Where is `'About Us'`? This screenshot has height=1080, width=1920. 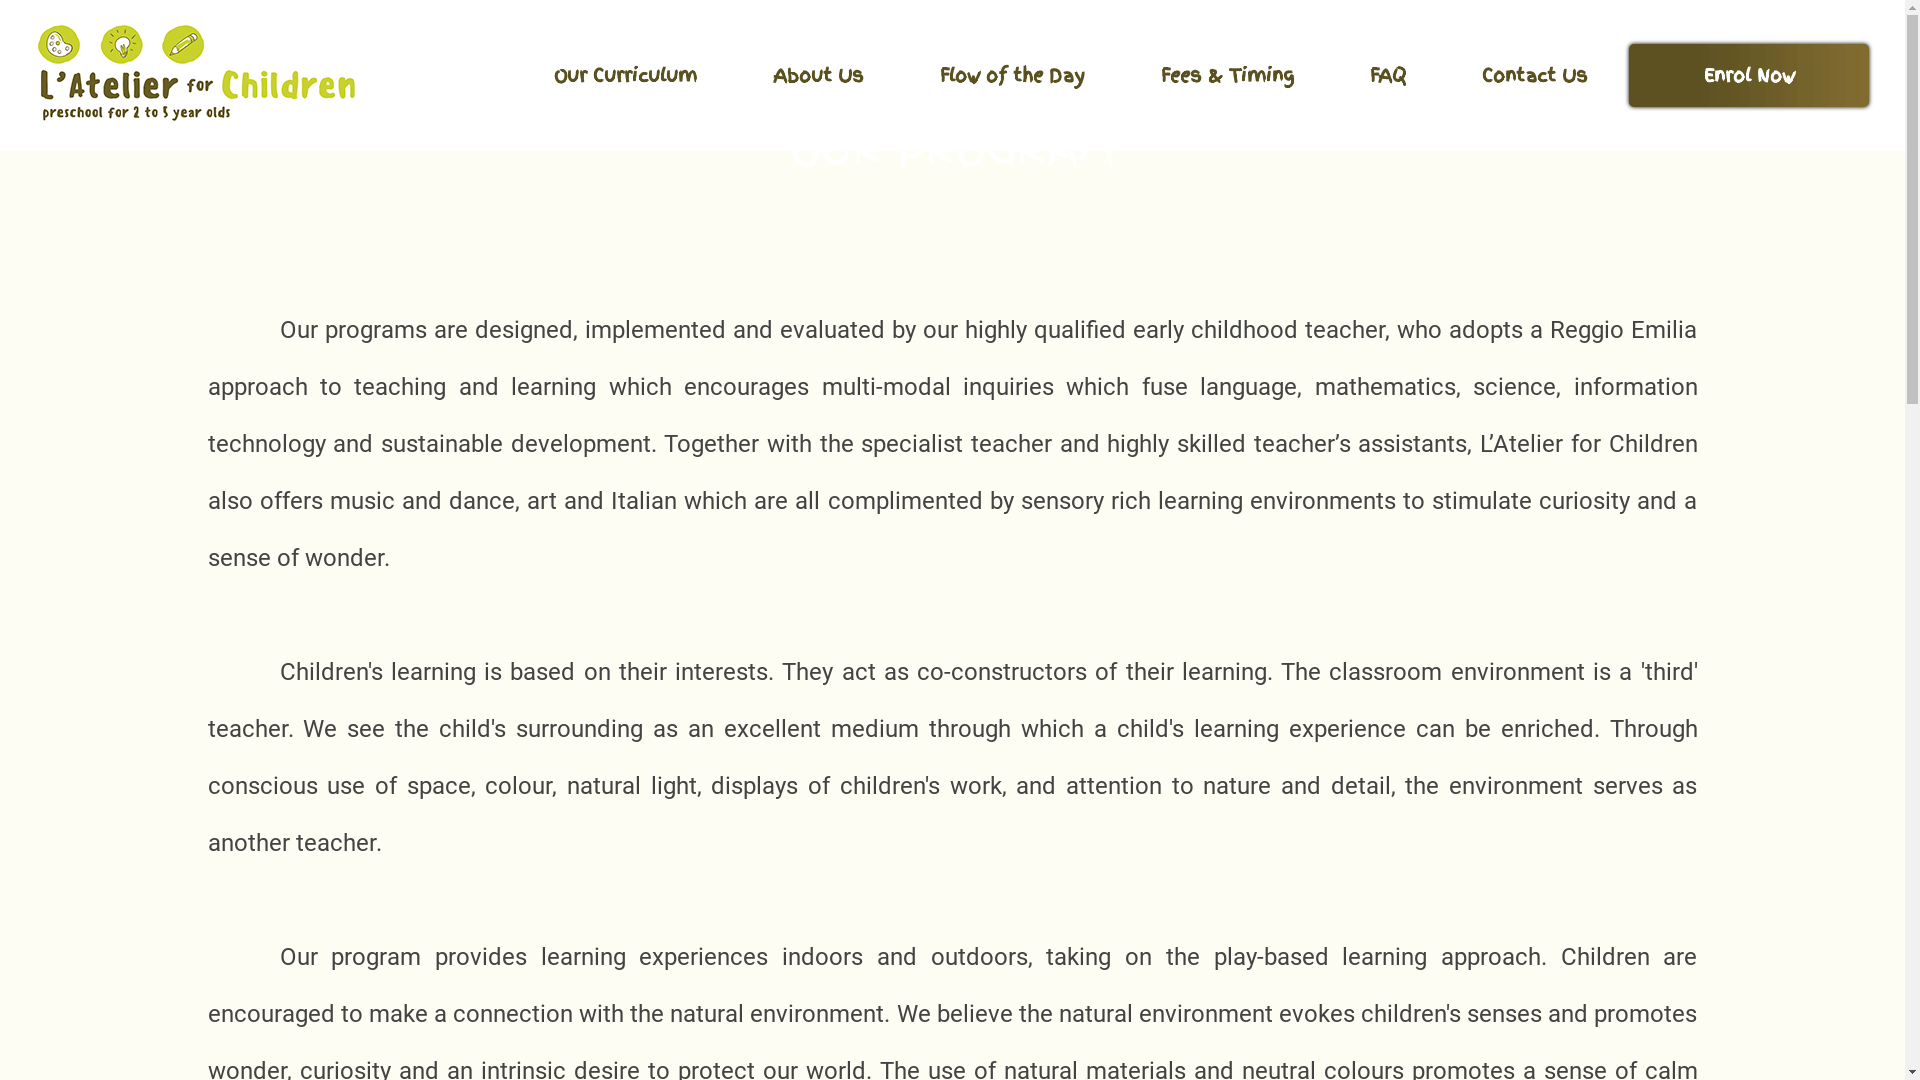
'About Us' is located at coordinates (737, 74).